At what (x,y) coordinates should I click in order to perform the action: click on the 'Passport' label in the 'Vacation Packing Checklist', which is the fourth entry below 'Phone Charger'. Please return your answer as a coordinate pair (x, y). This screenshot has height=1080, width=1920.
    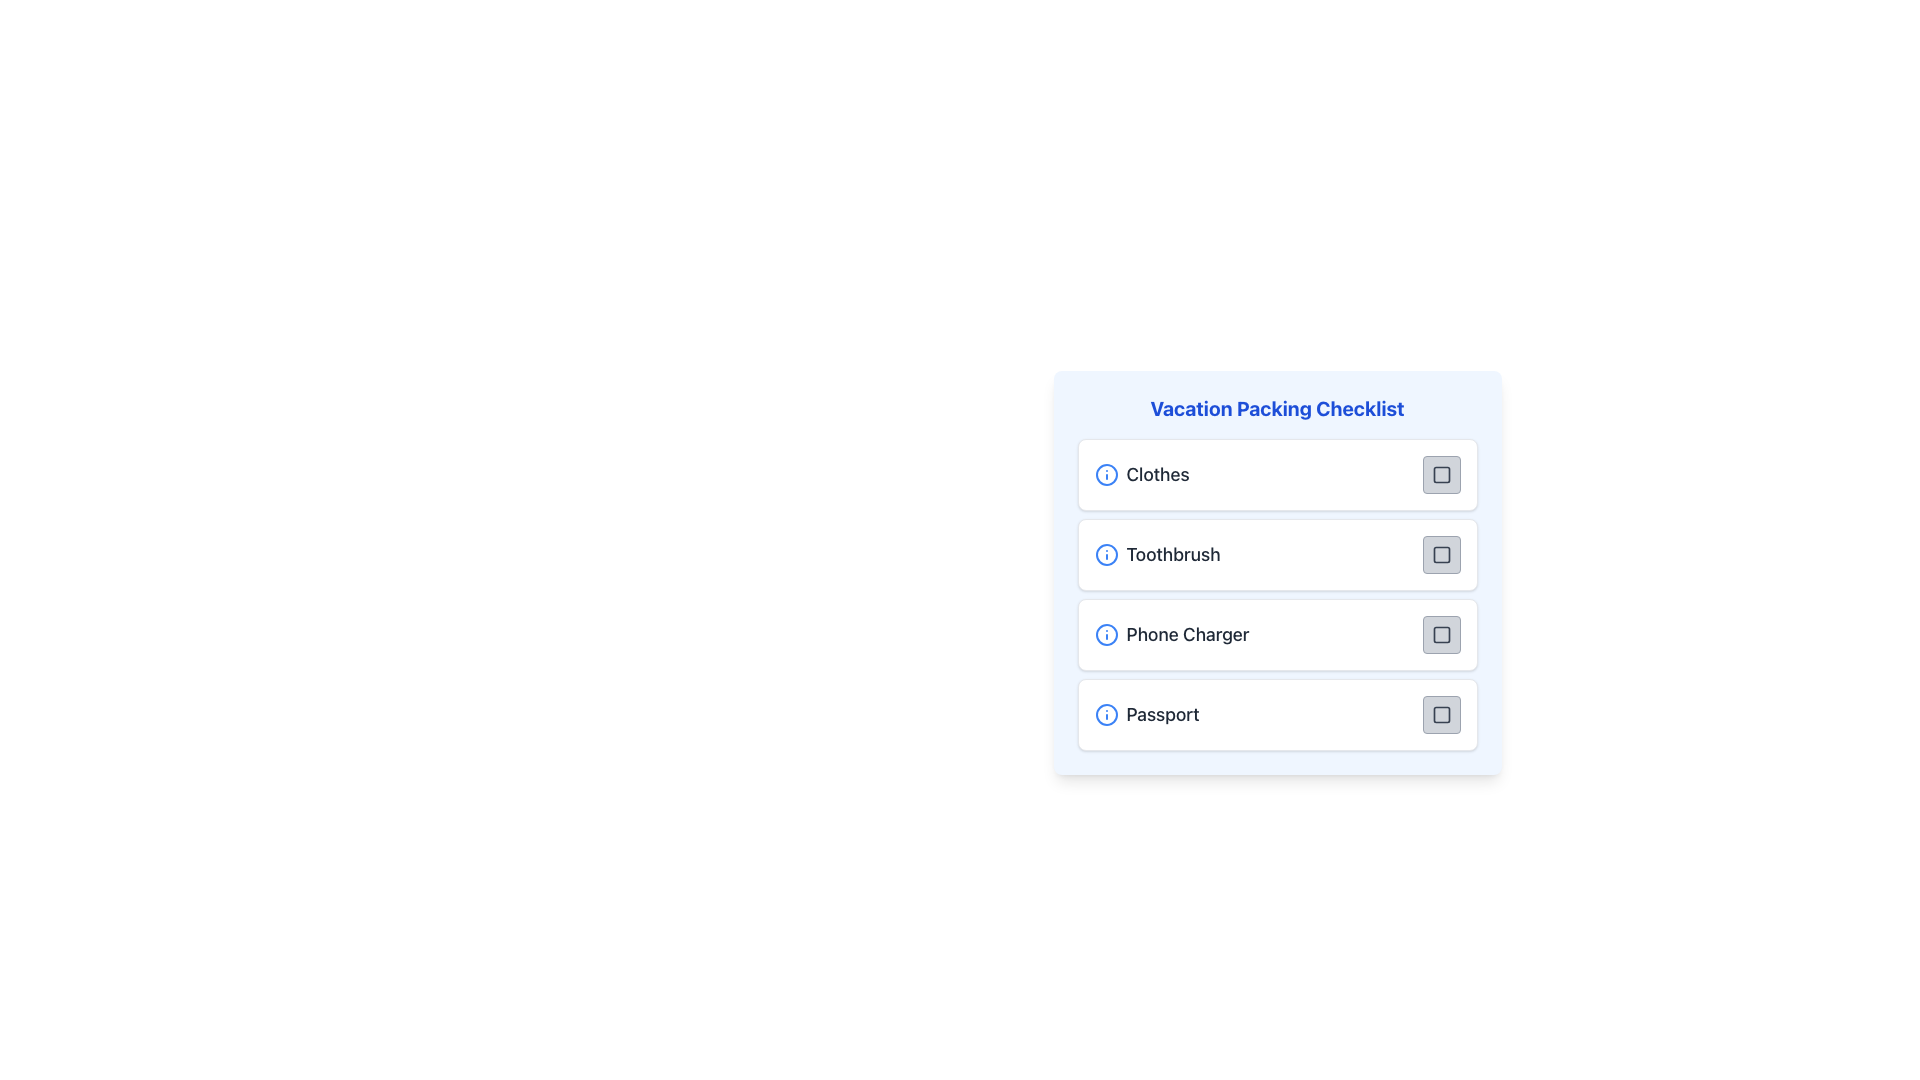
    Looking at the image, I should click on (1162, 713).